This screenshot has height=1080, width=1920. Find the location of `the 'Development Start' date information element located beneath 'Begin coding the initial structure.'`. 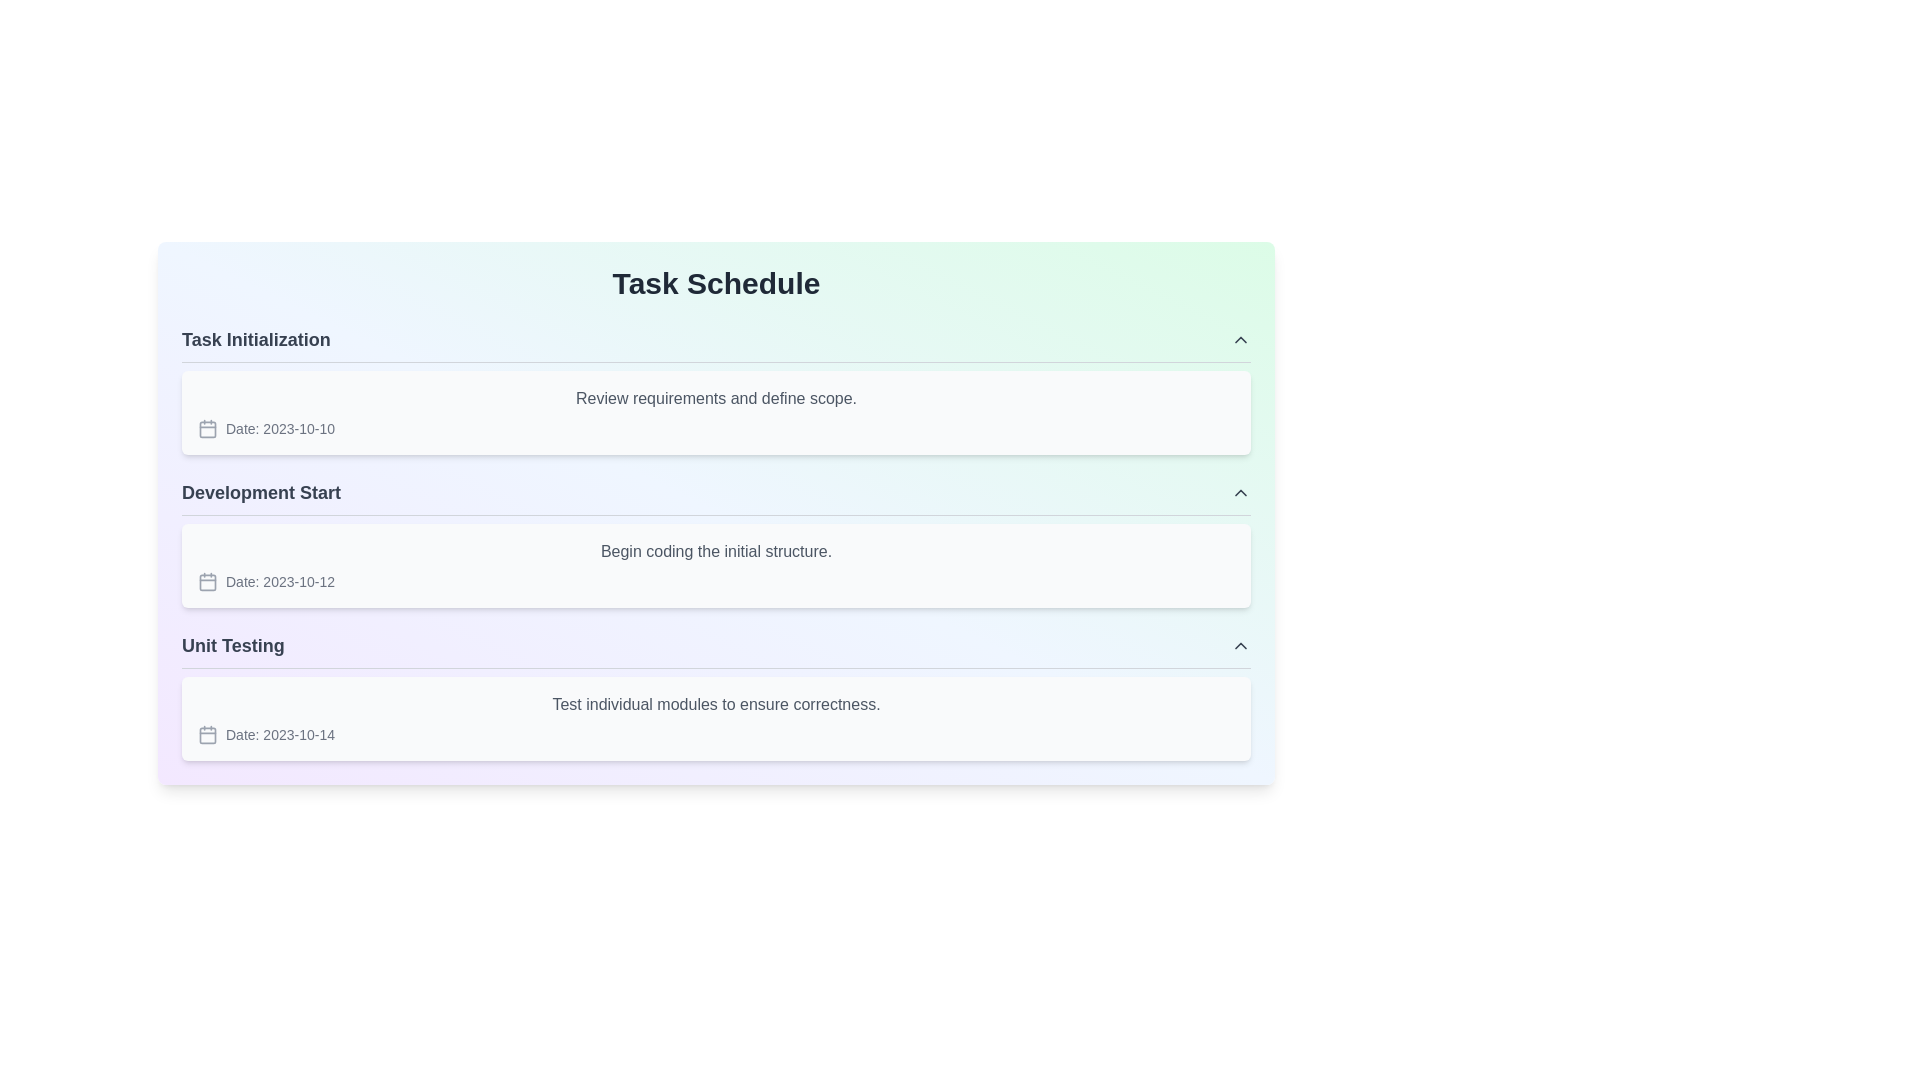

the 'Development Start' date information element located beneath 'Begin coding the initial structure.' is located at coordinates (716, 582).